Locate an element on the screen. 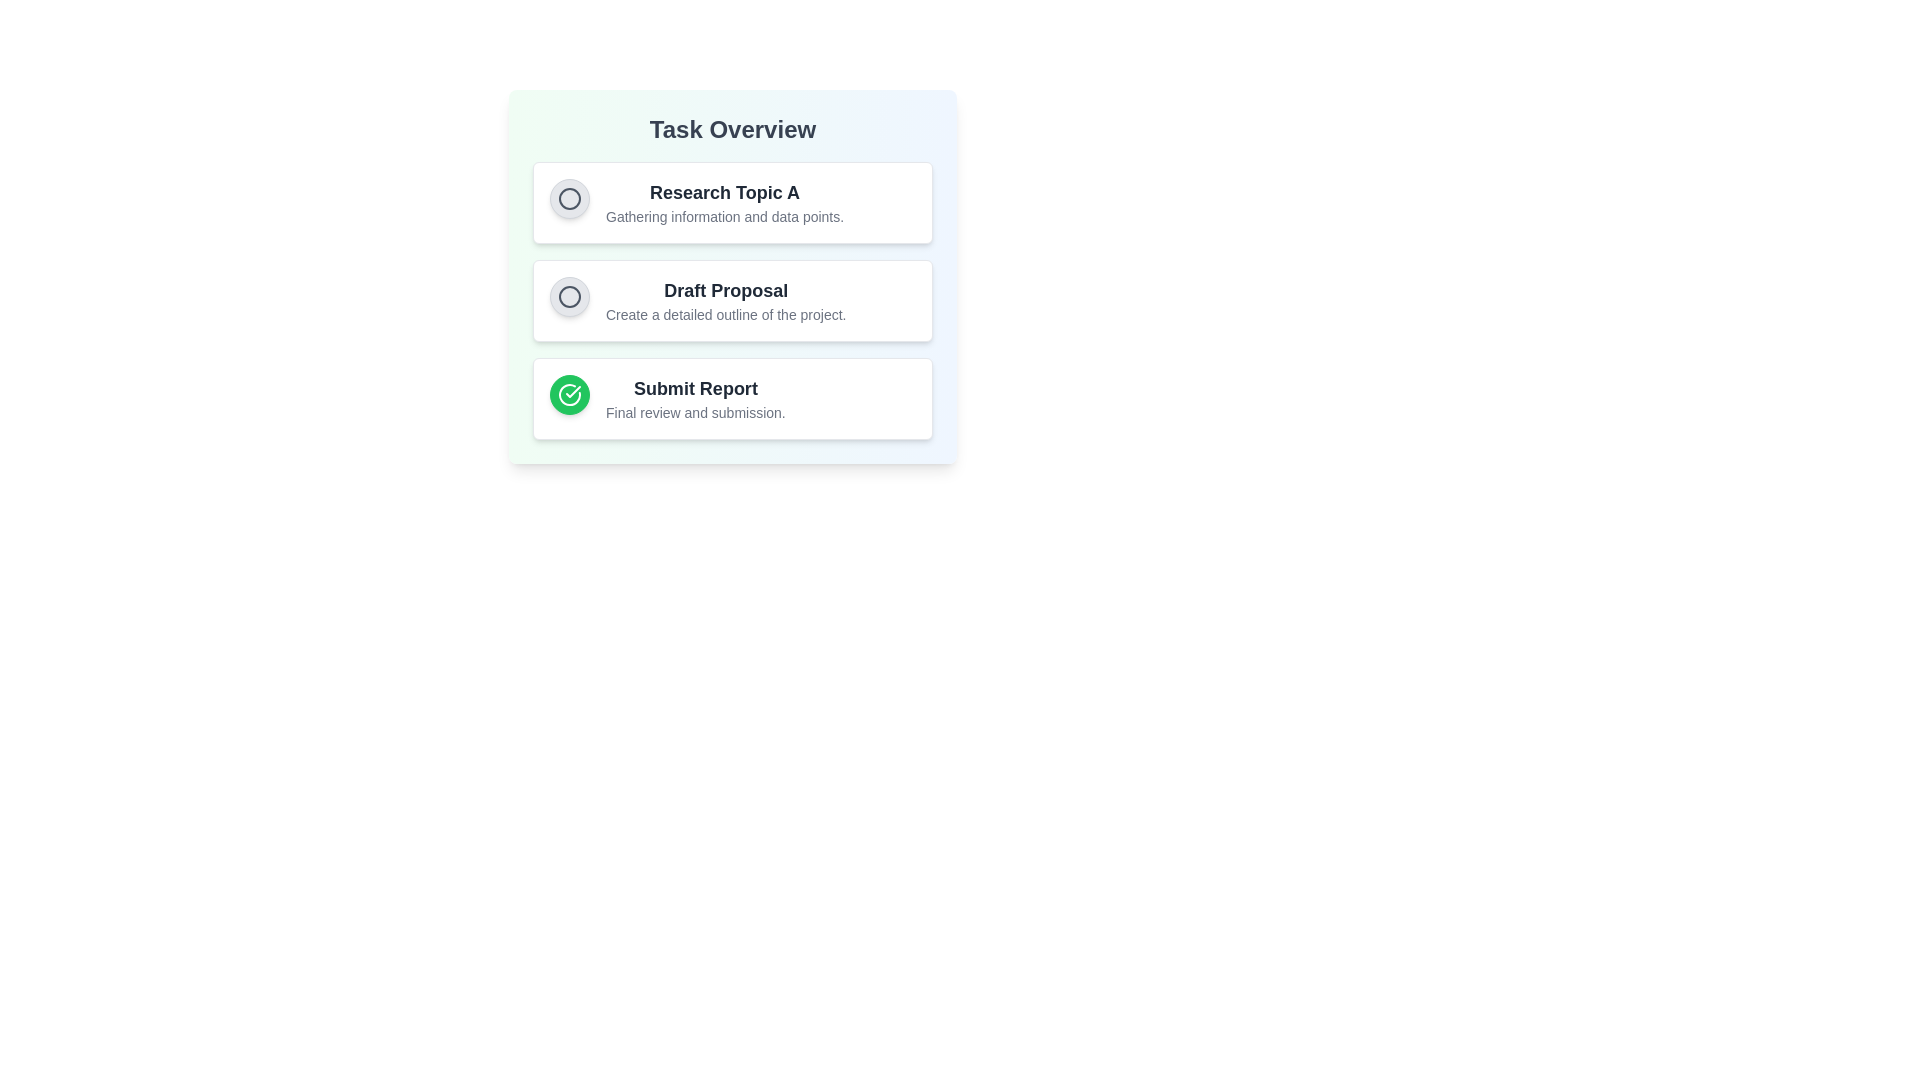 The height and width of the screenshot is (1080, 1920). the second circular interactive icon in the 'Task Overview' component, which has a thin gray outline and is associated with the 'Draft Proposal' button is located at coordinates (569, 297).